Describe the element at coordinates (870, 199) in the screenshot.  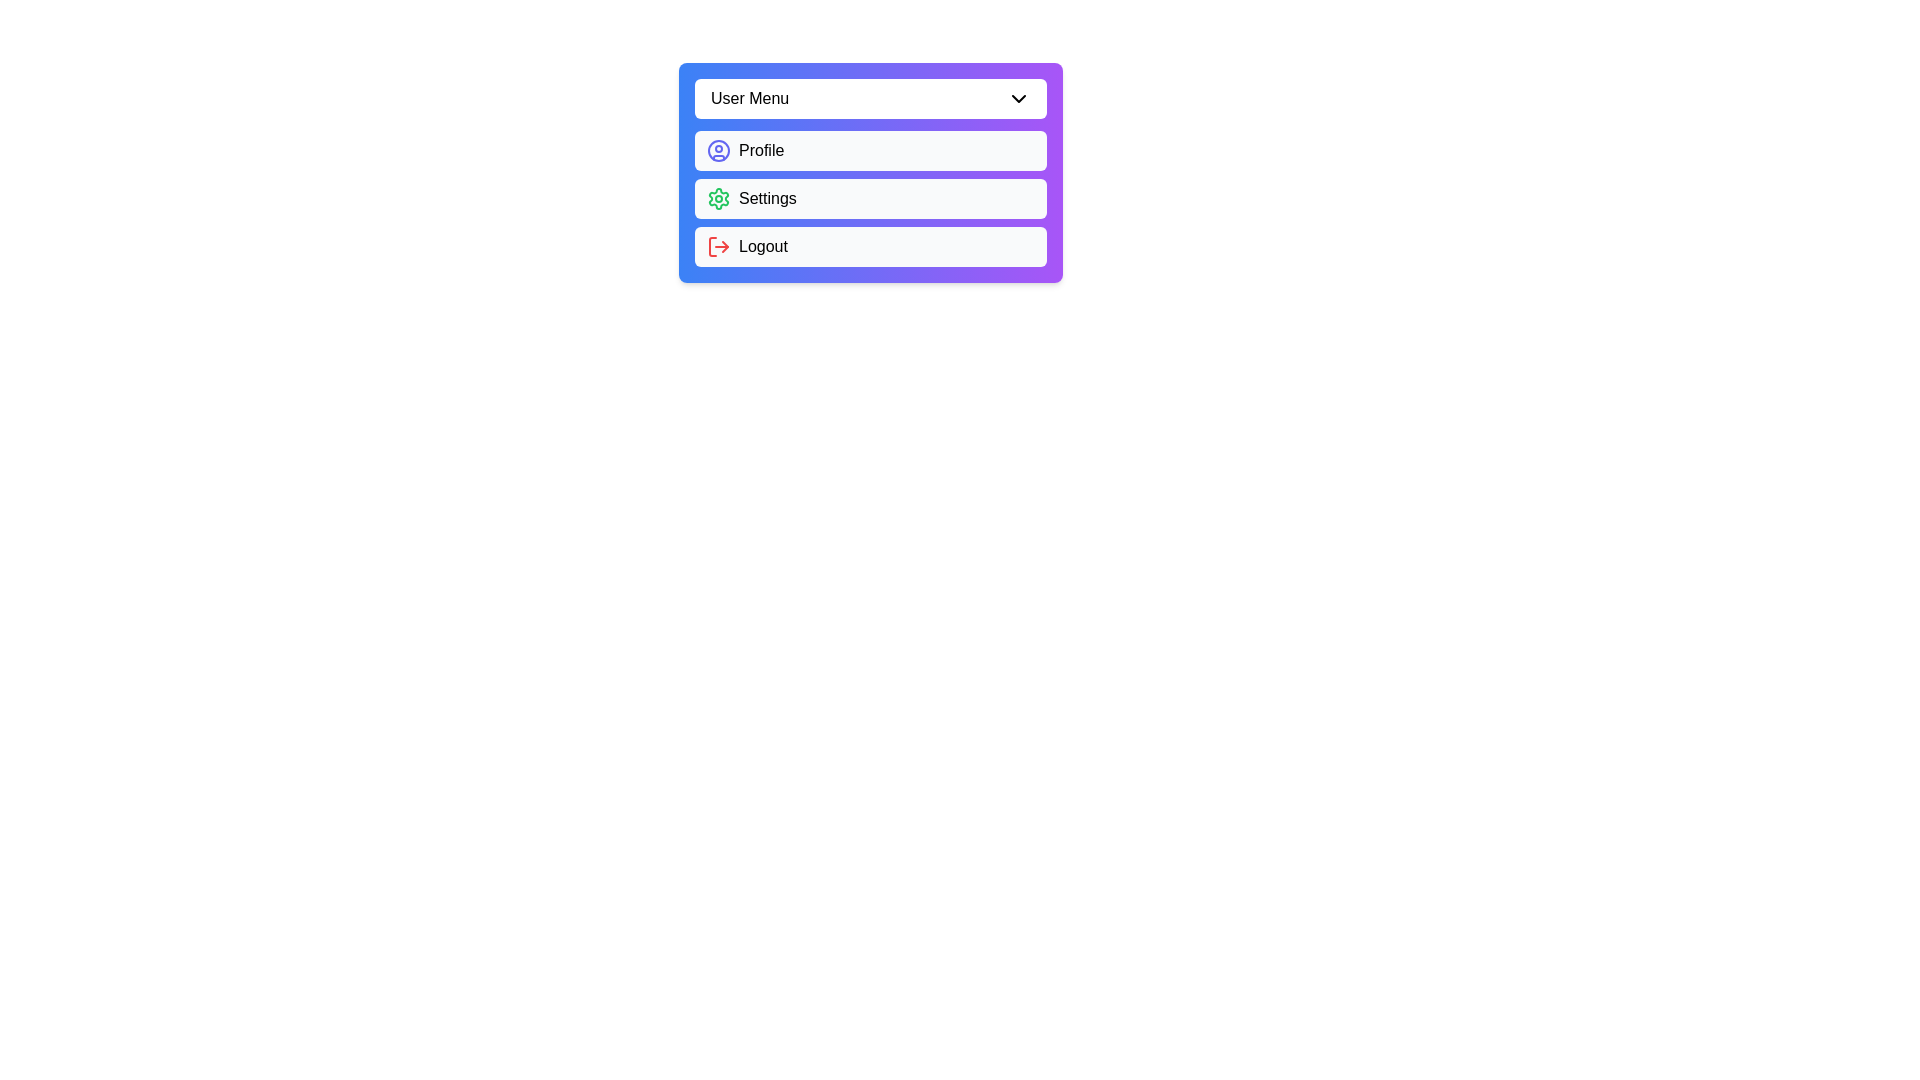
I see `the 'Settings' option in the menu` at that location.